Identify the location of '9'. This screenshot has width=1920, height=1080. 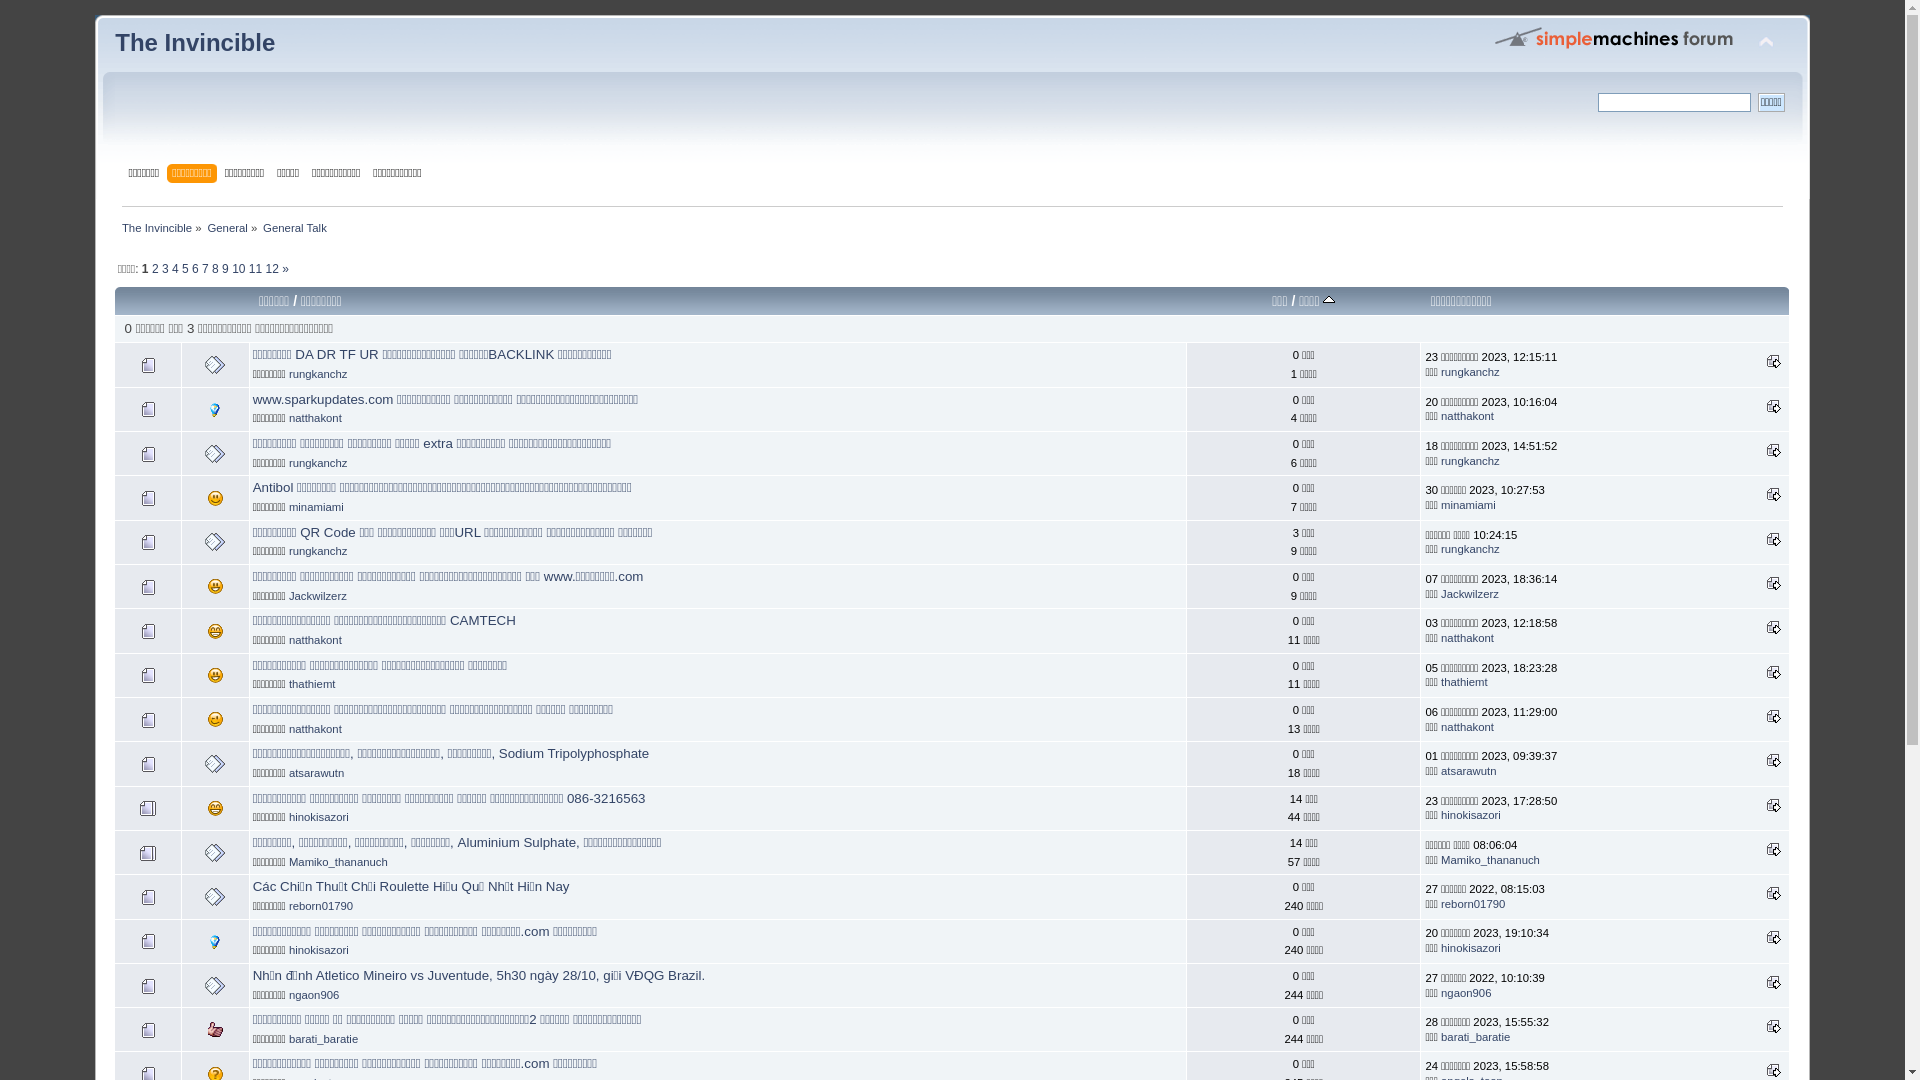
(225, 268).